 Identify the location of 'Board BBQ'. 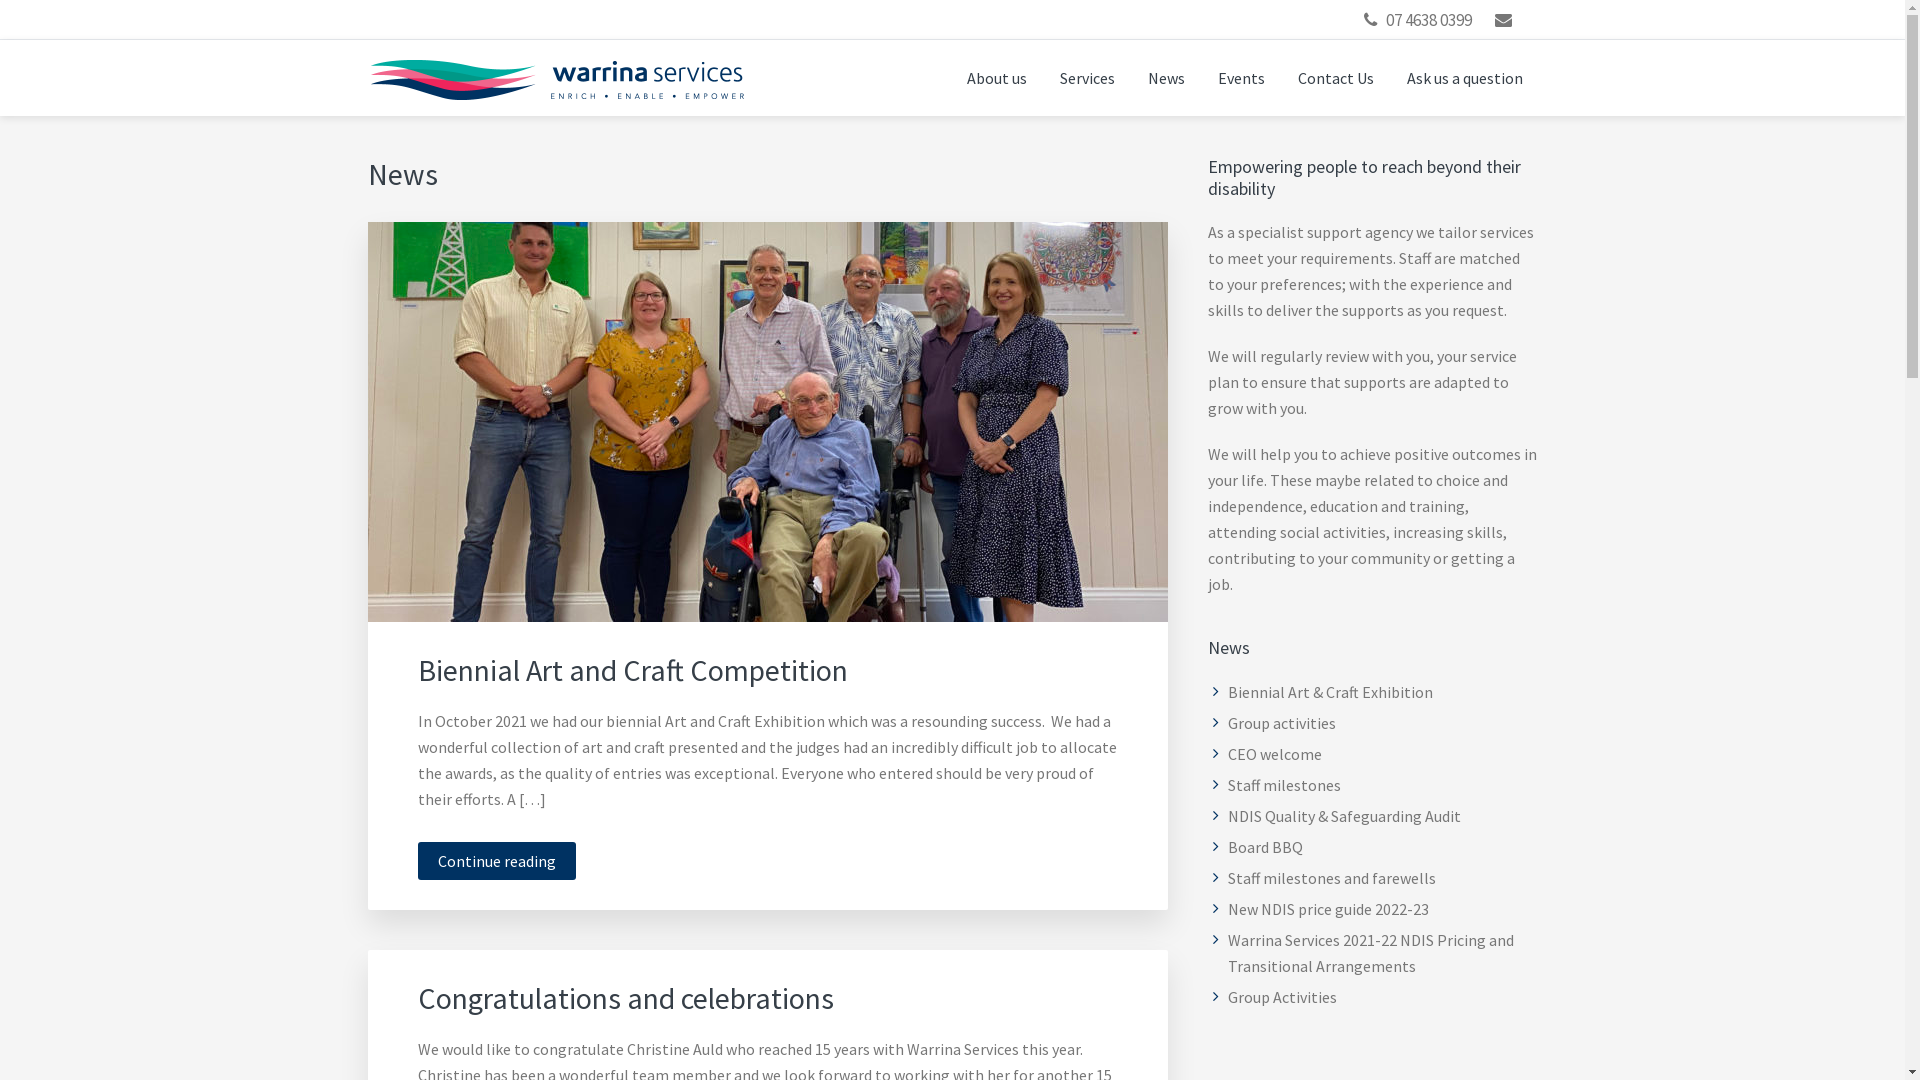
(1264, 847).